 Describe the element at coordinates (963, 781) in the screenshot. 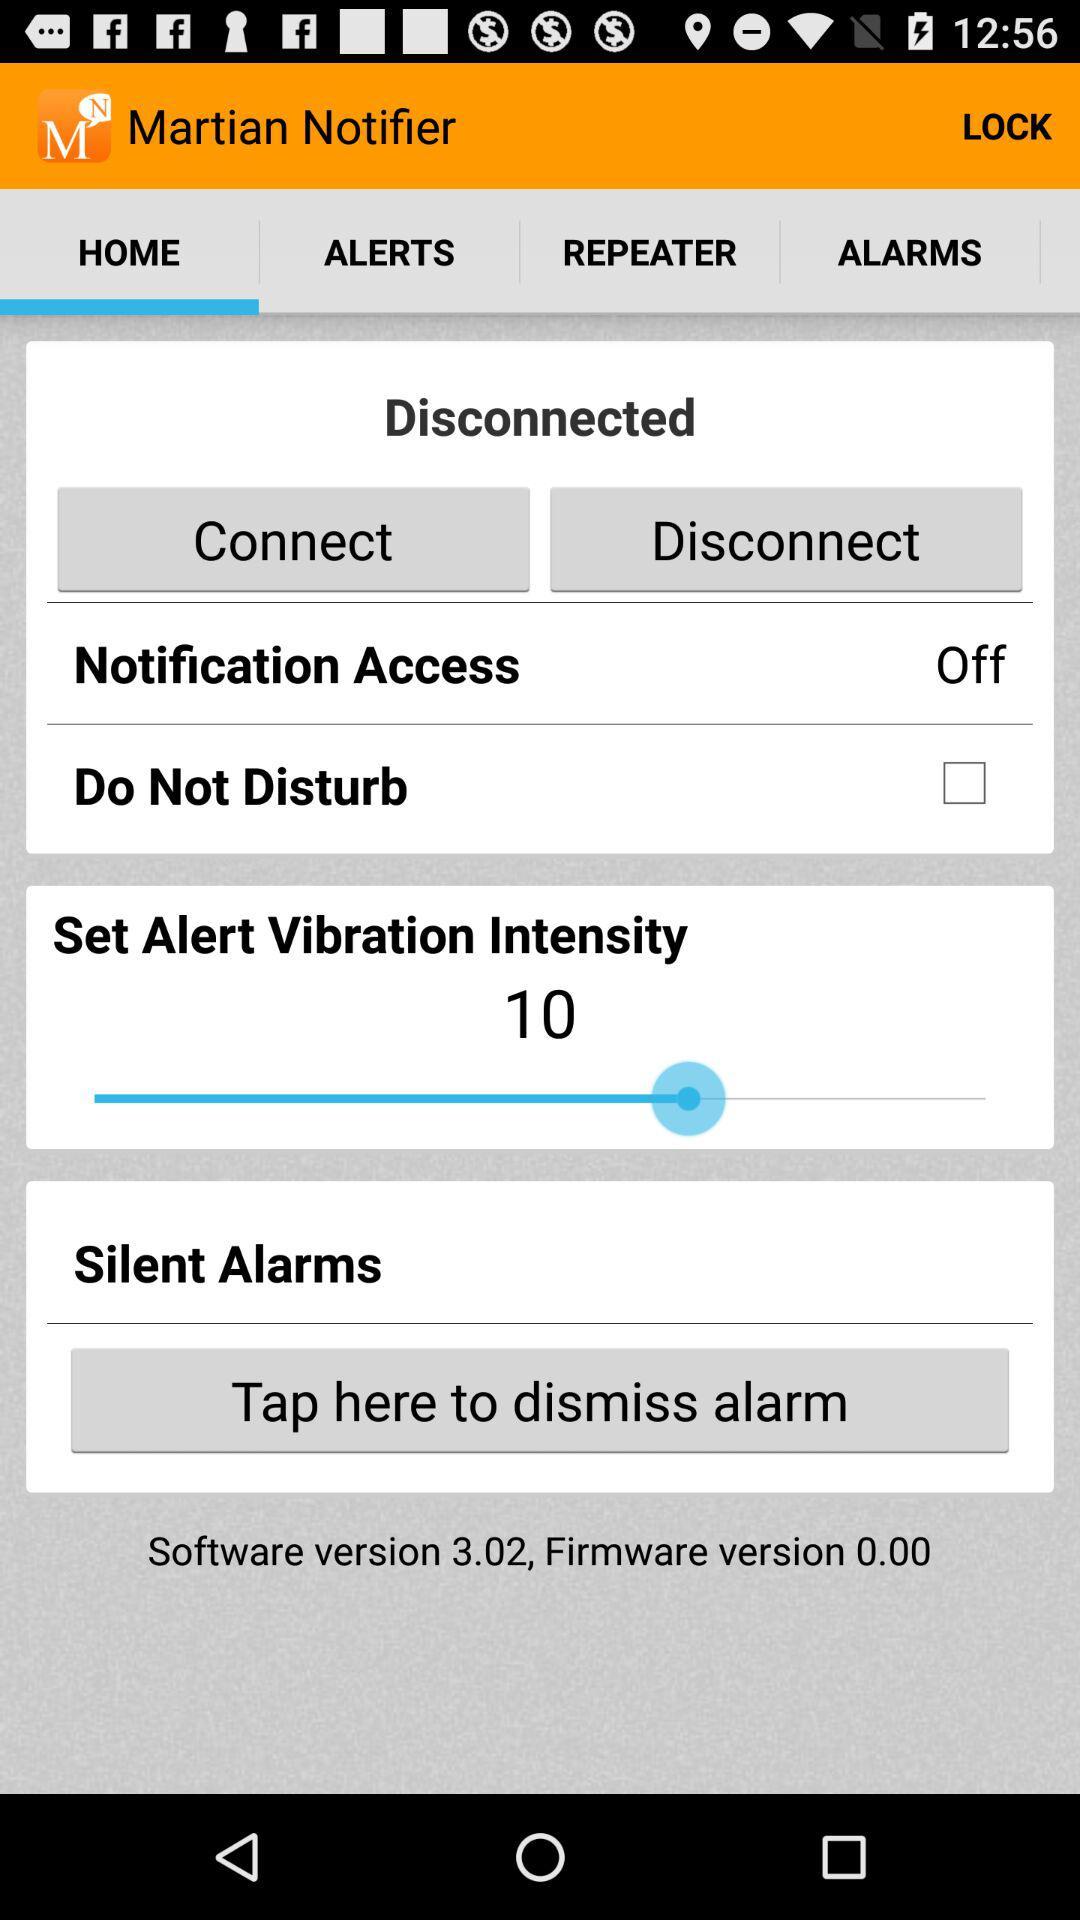

I see `do not disturb checkbox` at that location.